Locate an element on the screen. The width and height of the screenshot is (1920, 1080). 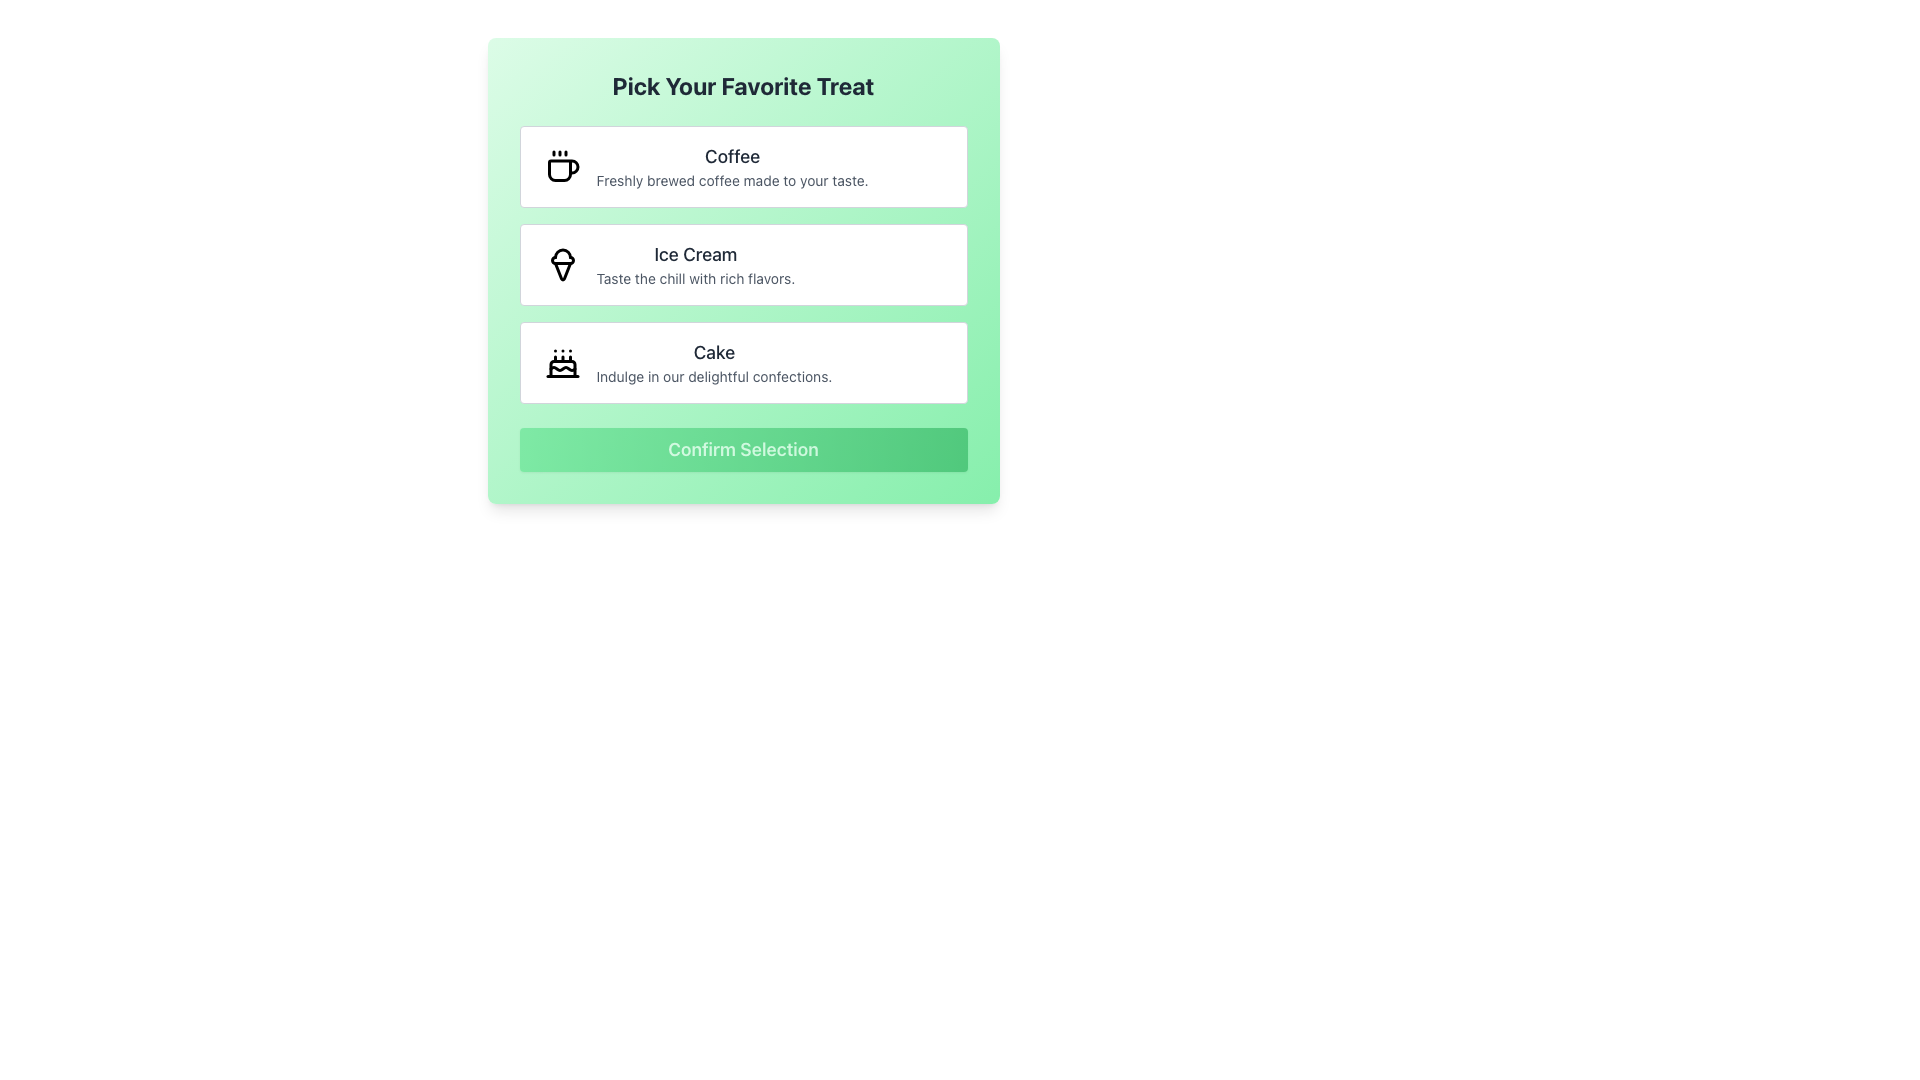
the text block labeled 'Coffee', which includes the subtext 'Freshly brewed coffee made to your taste.' This text is part of the topmost selectable card in a list and is positioned next to a coffee cup icon is located at coordinates (731, 165).